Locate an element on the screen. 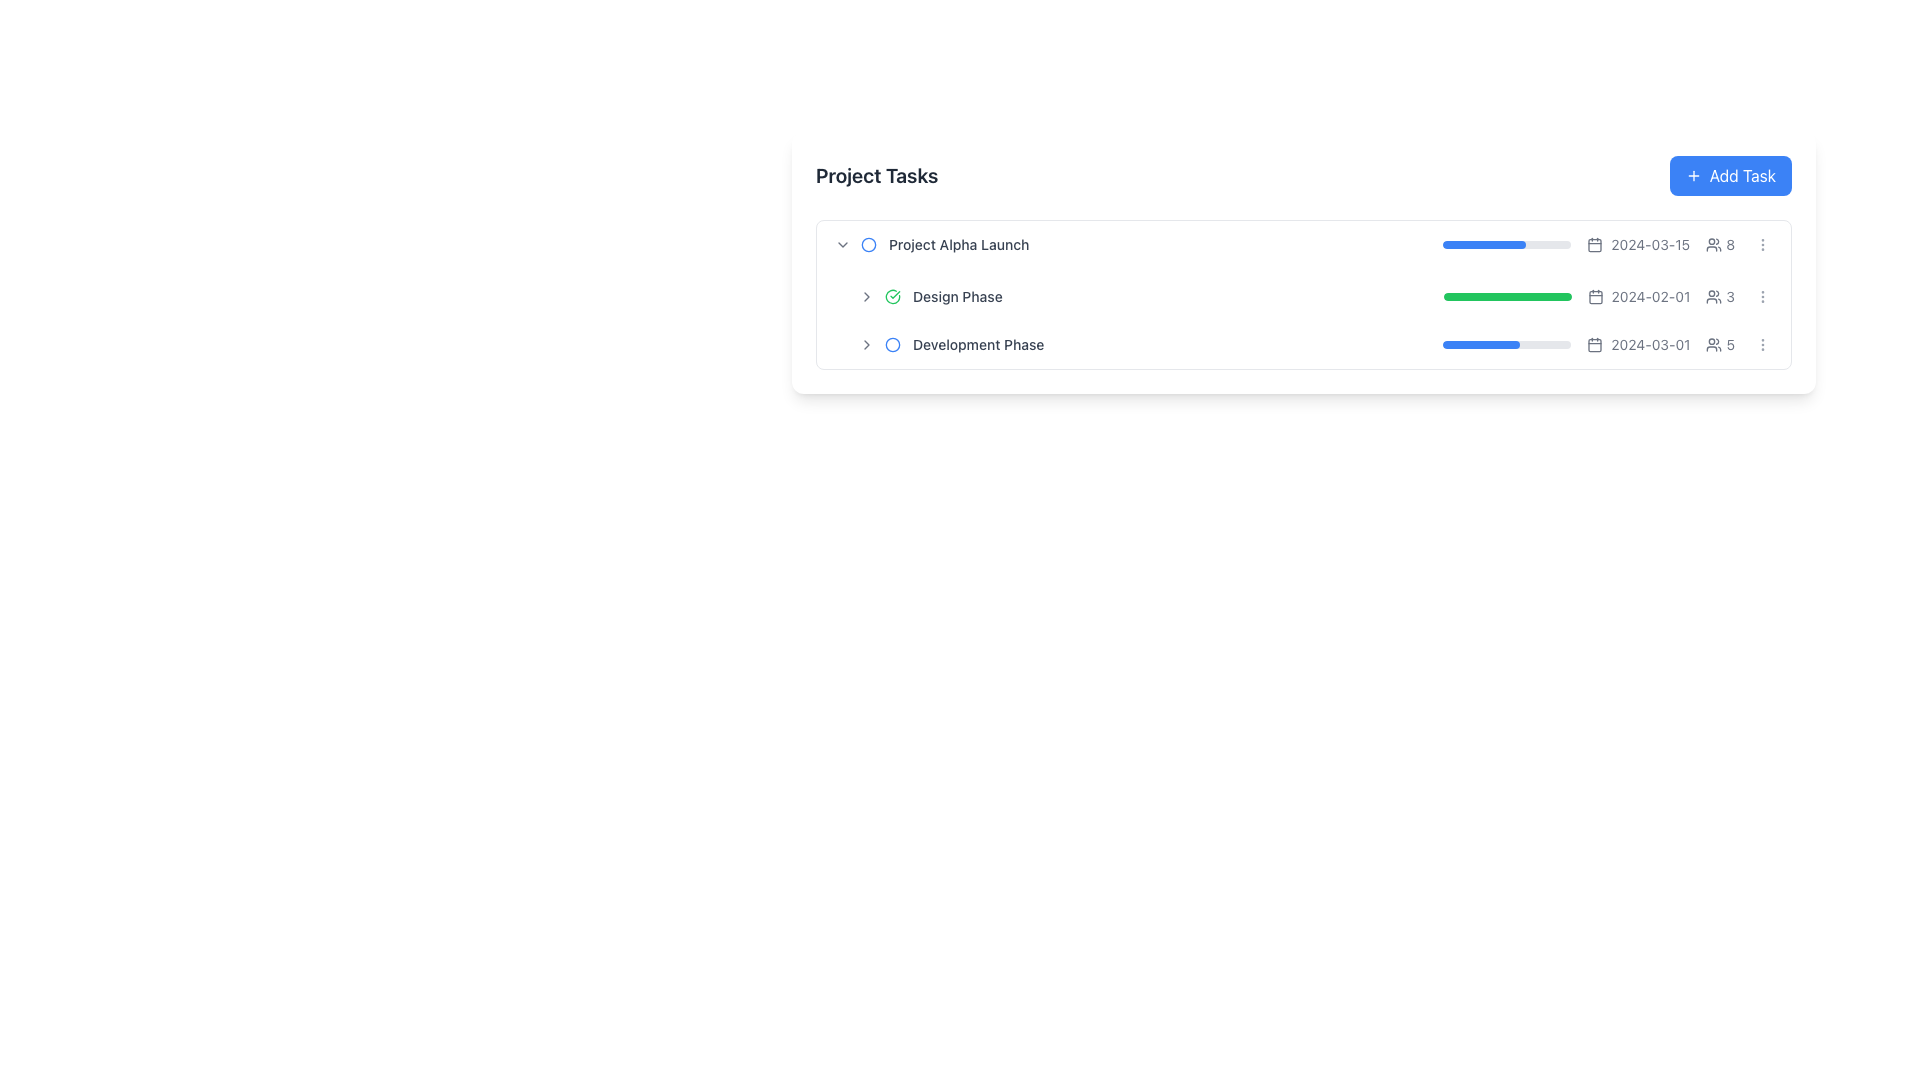  progress level is located at coordinates (1511, 297).